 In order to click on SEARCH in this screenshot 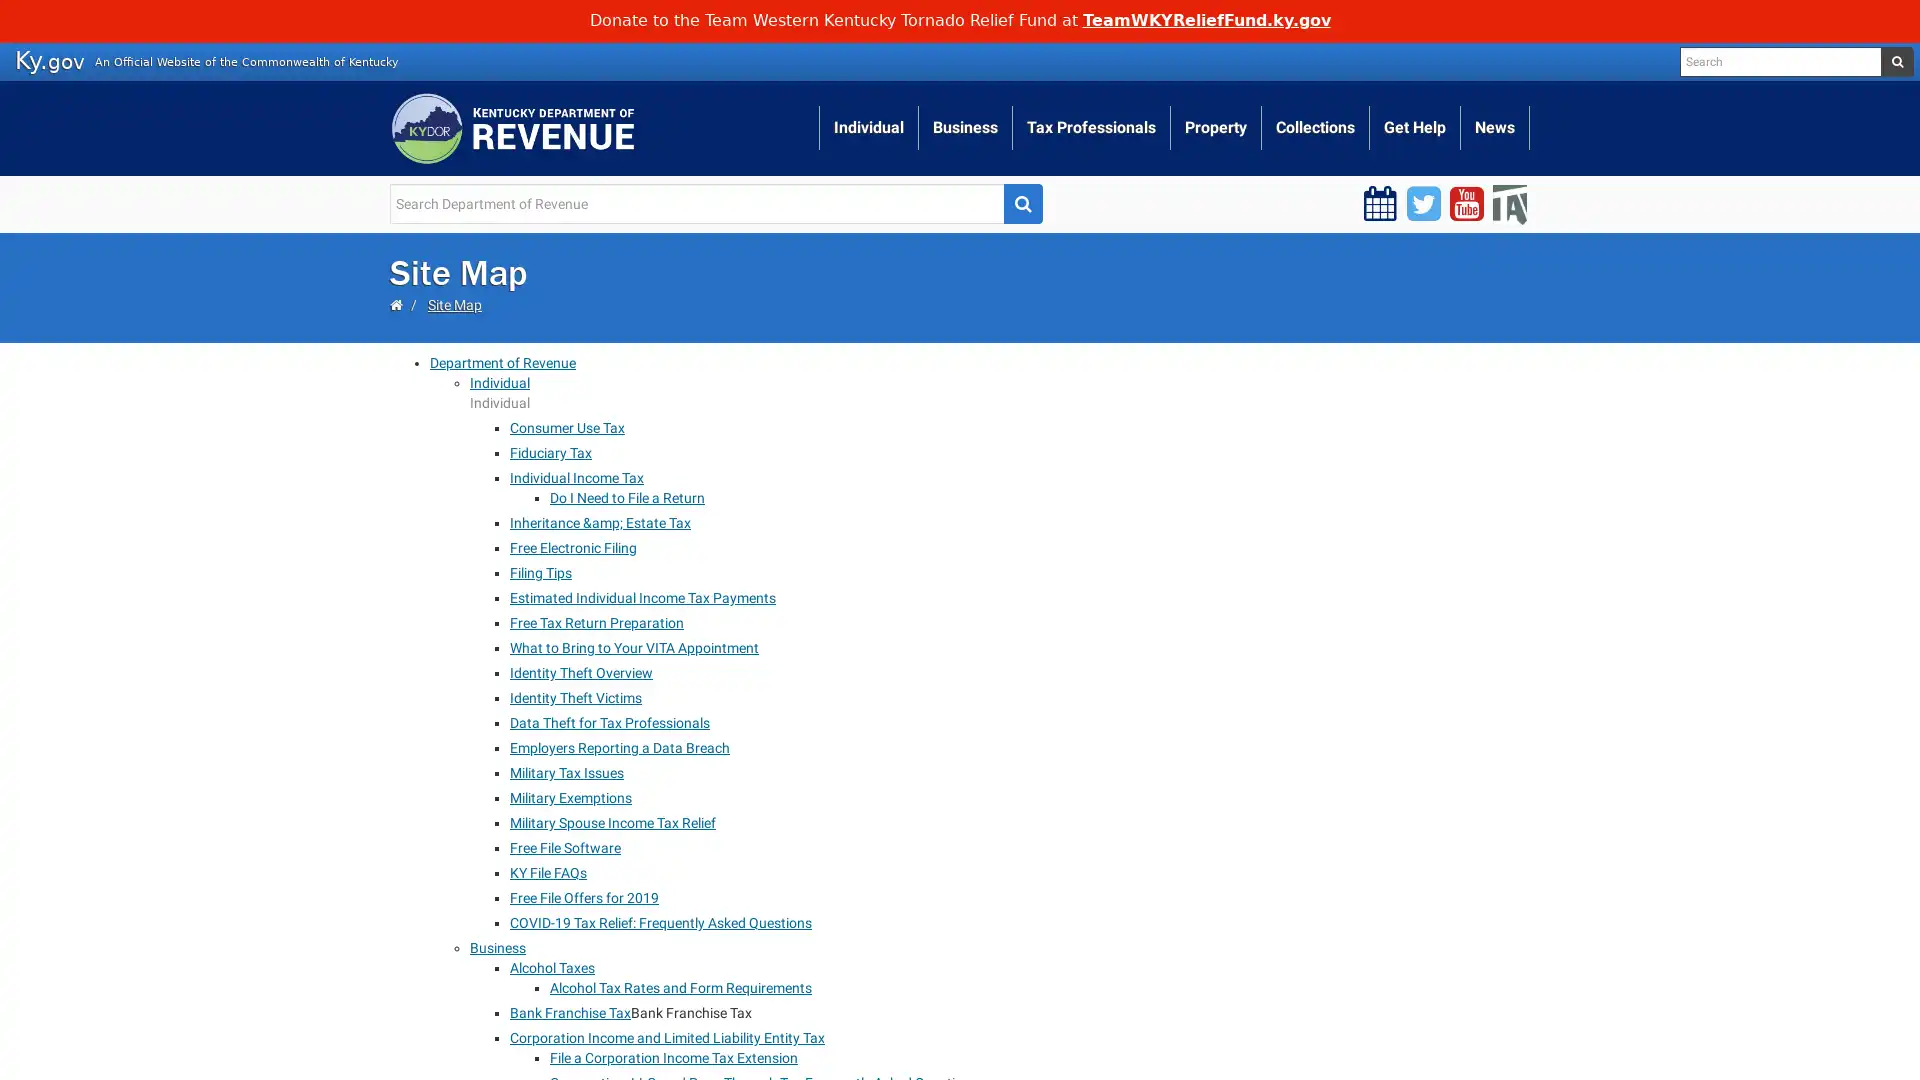, I will do `click(1895, 60)`.